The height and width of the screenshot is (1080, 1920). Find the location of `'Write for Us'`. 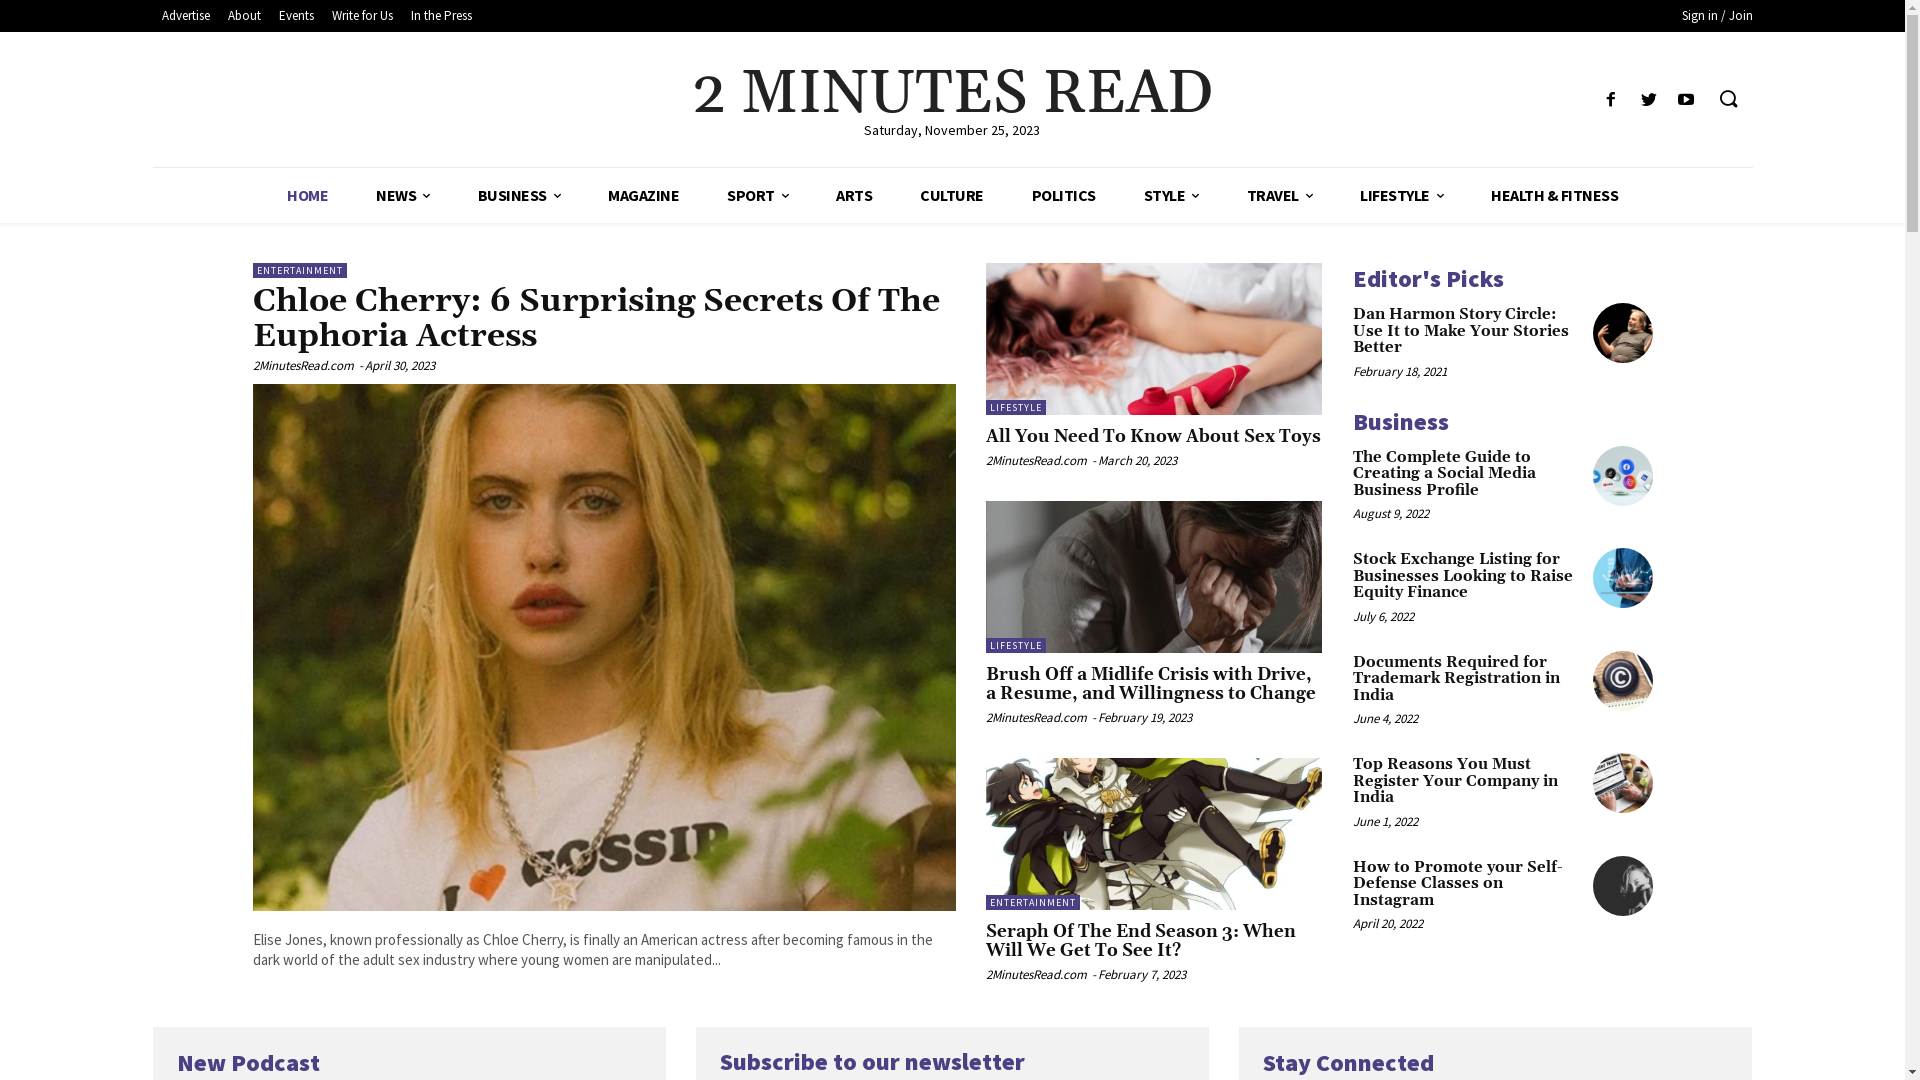

'Write for Us' is located at coordinates (361, 15).